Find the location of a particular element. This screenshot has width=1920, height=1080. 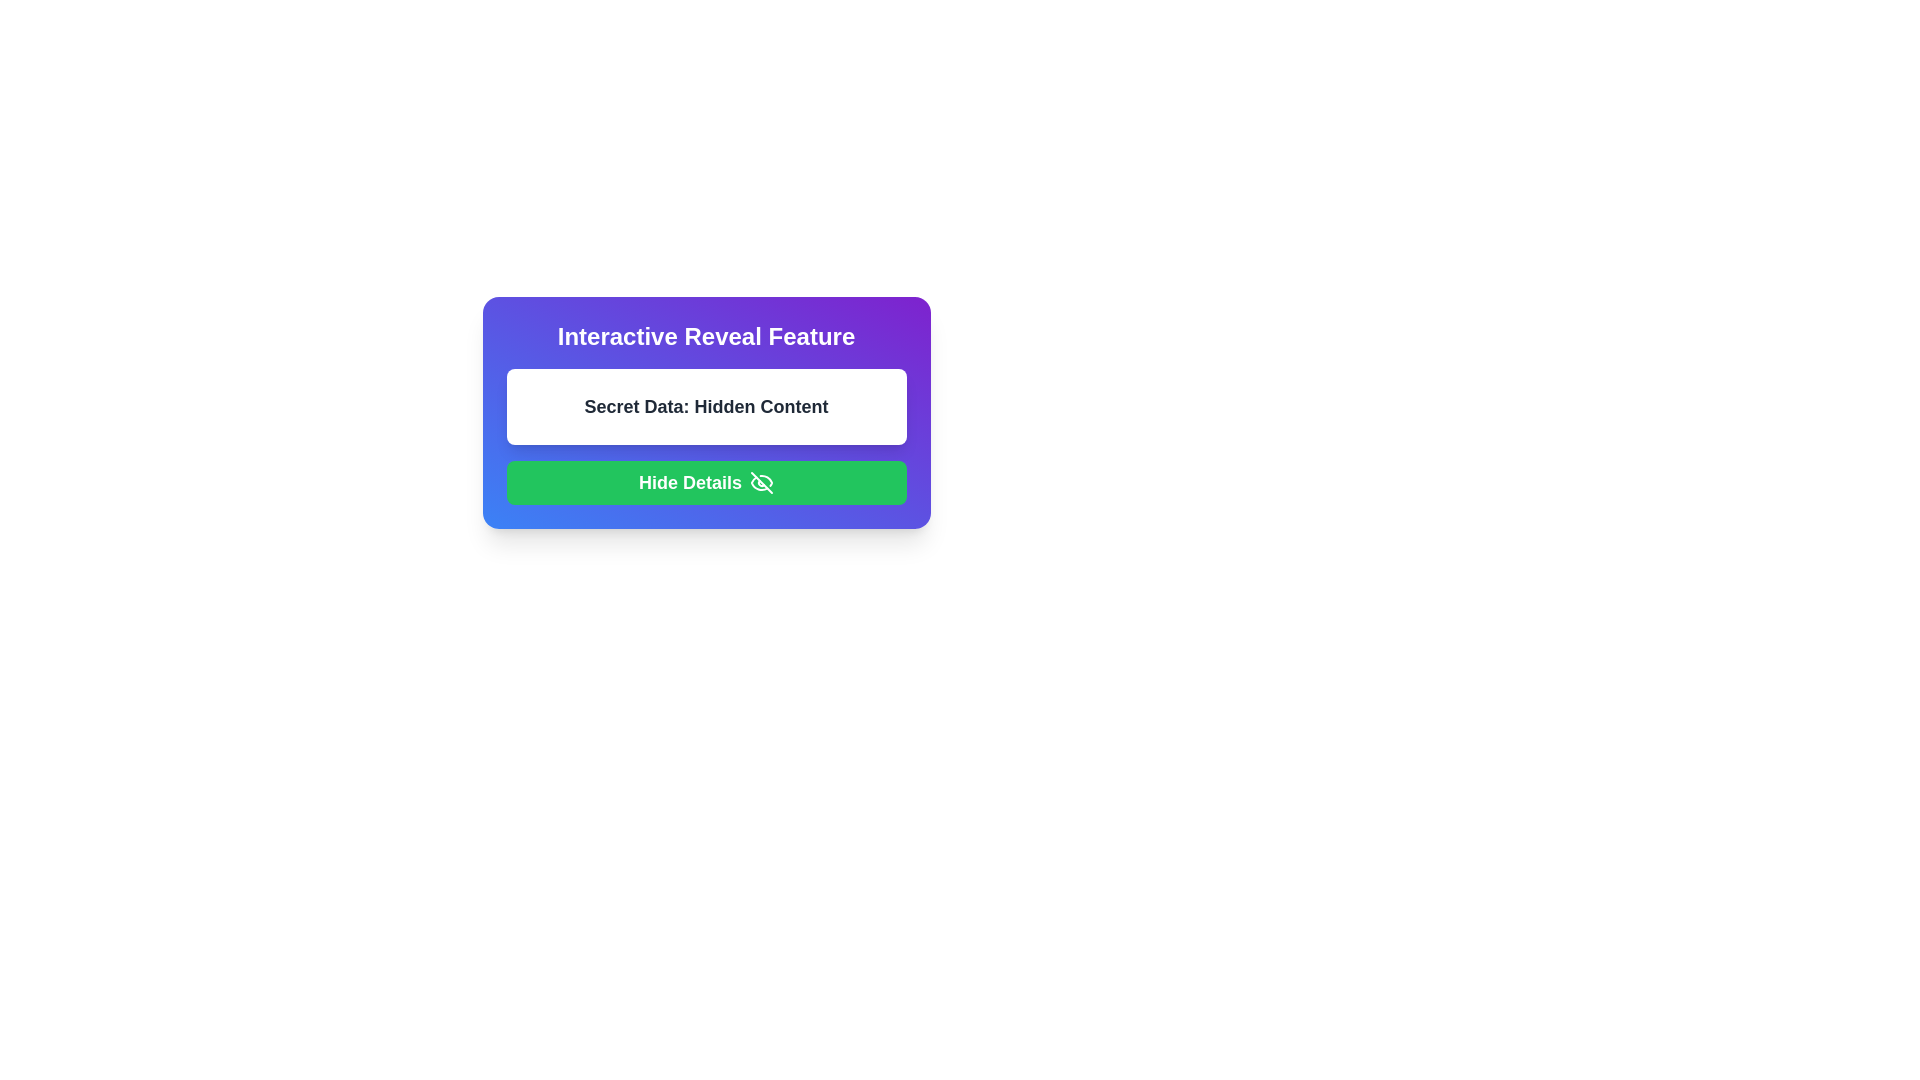

the 'Hide Details' label, which is displayed in bold white font within a green button at the bottom of the visible card is located at coordinates (690, 482).